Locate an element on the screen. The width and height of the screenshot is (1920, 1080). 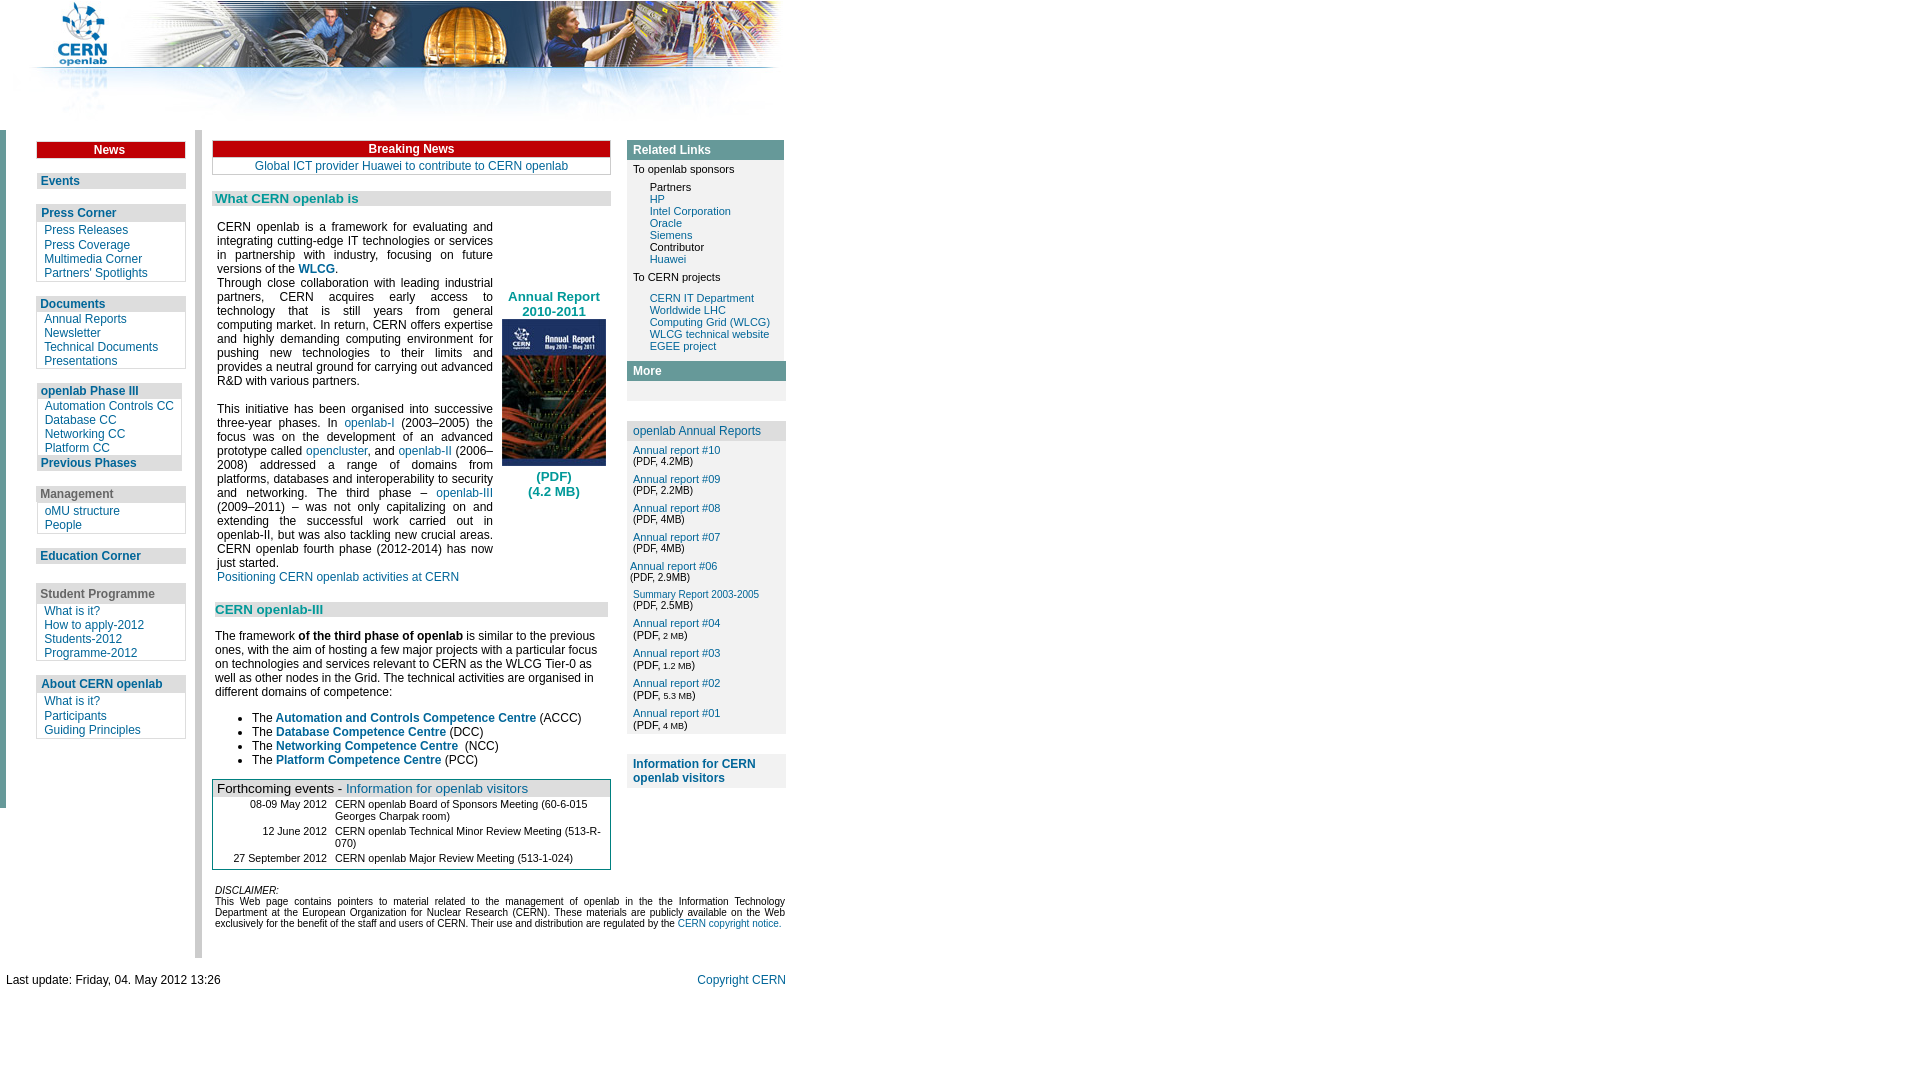
'Copyright CERN' is located at coordinates (740, 978).